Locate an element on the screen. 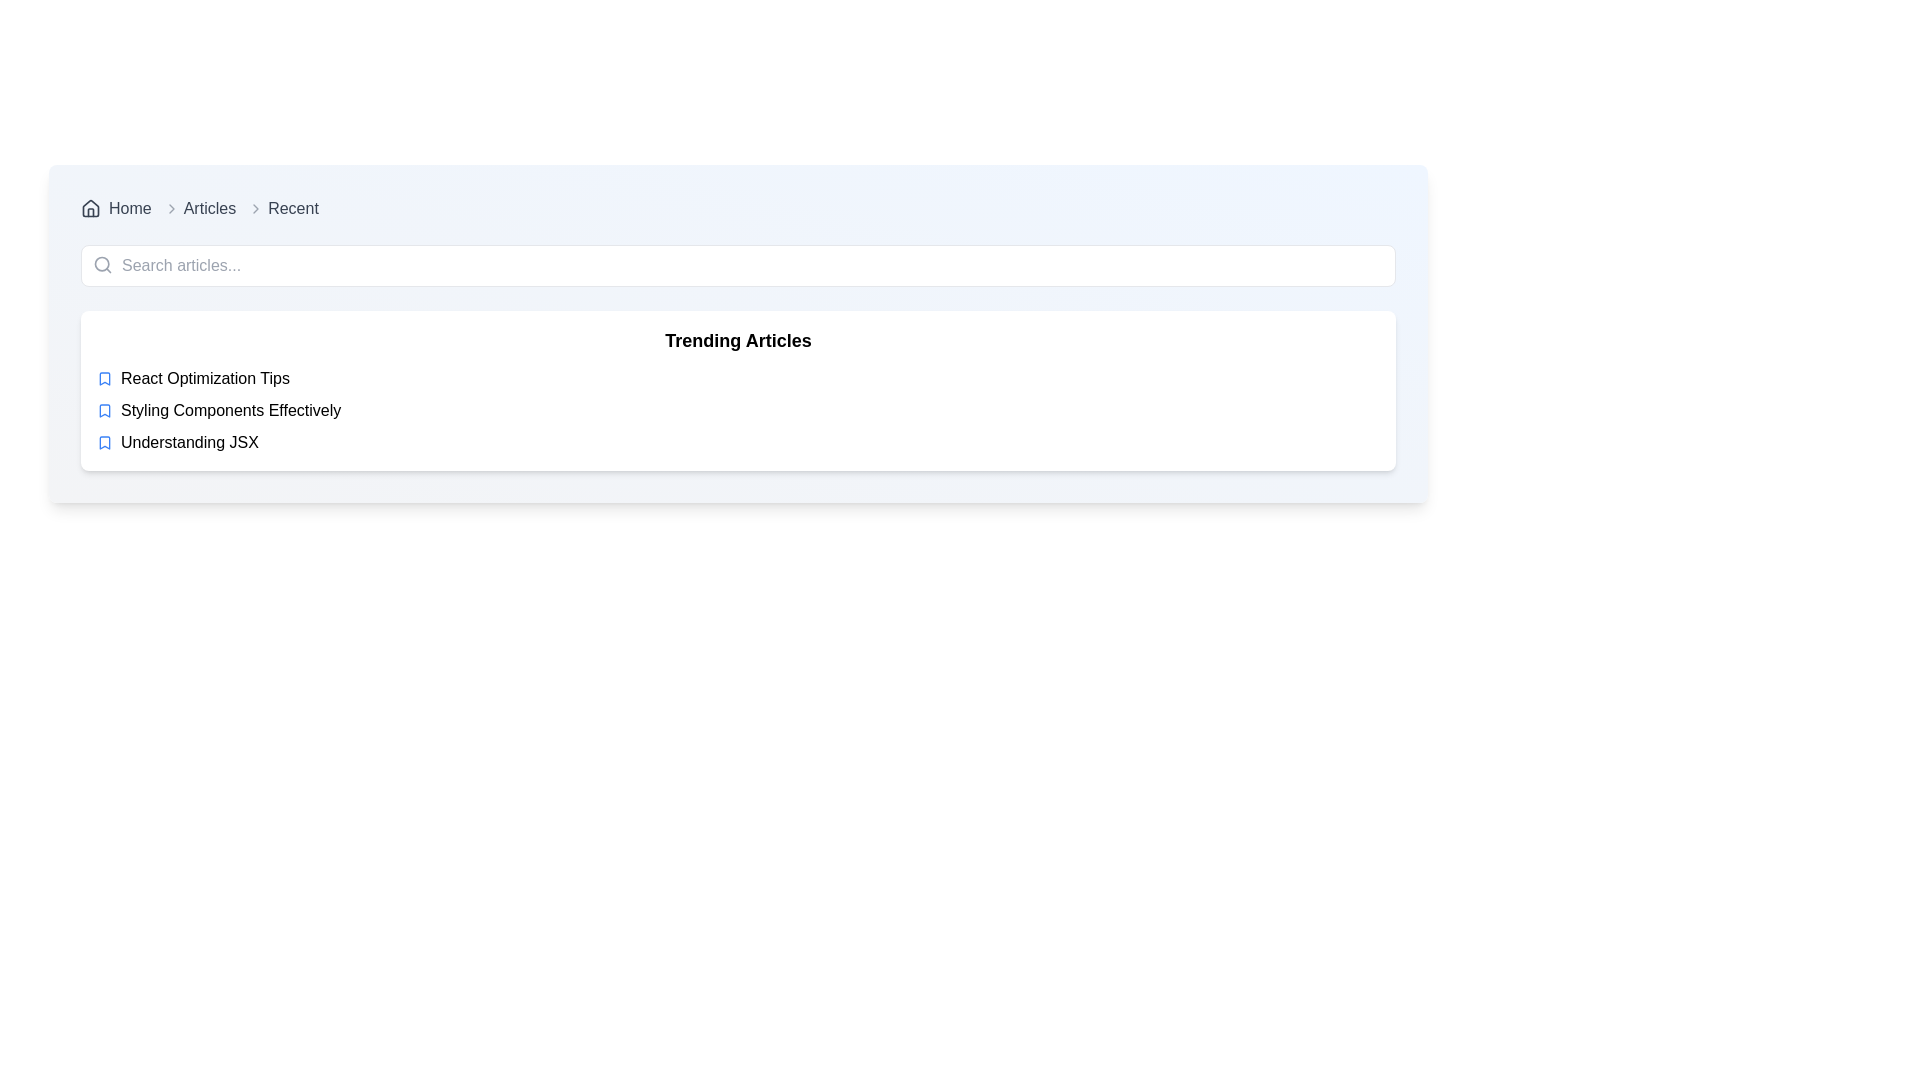 The height and width of the screenshot is (1080, 1920). the 'Articles' text-based hyperlink located in the breadcrumb navigation bar is located at coordinates (209, 208).